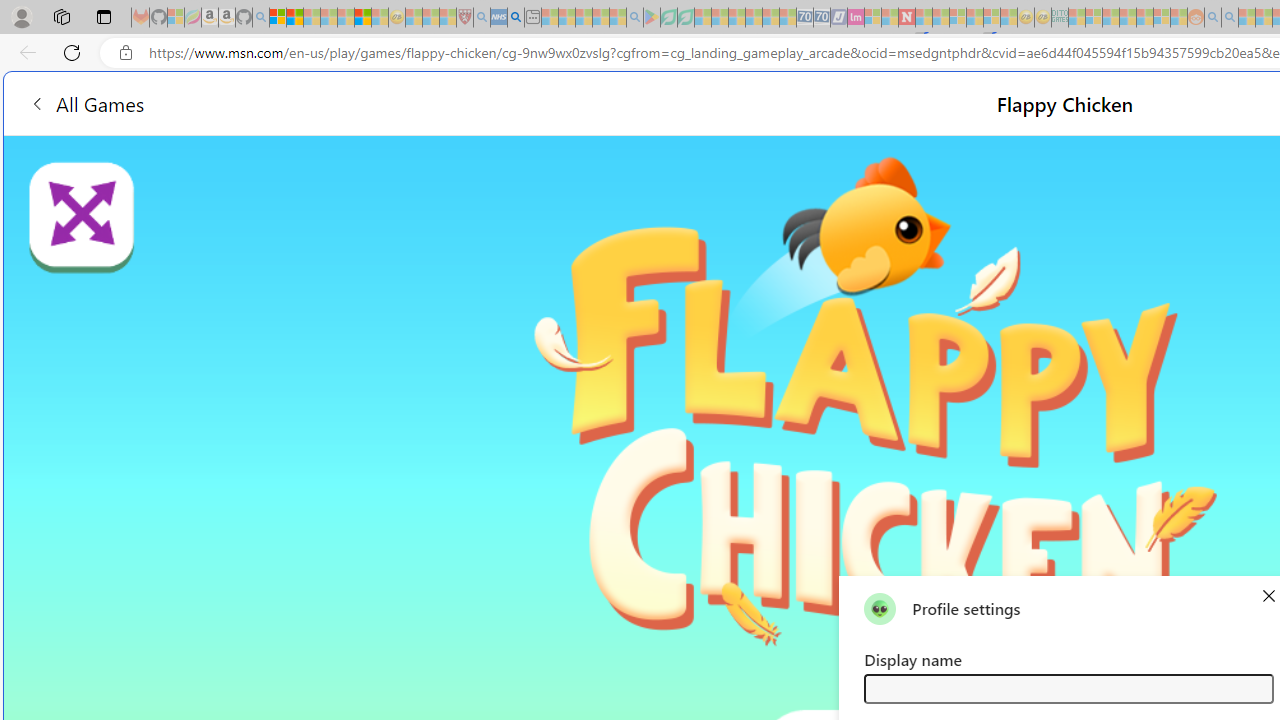 The width and height of the screenshot is (1280, 720). I want to click on 'Class: text-input', so click(1067, 687).